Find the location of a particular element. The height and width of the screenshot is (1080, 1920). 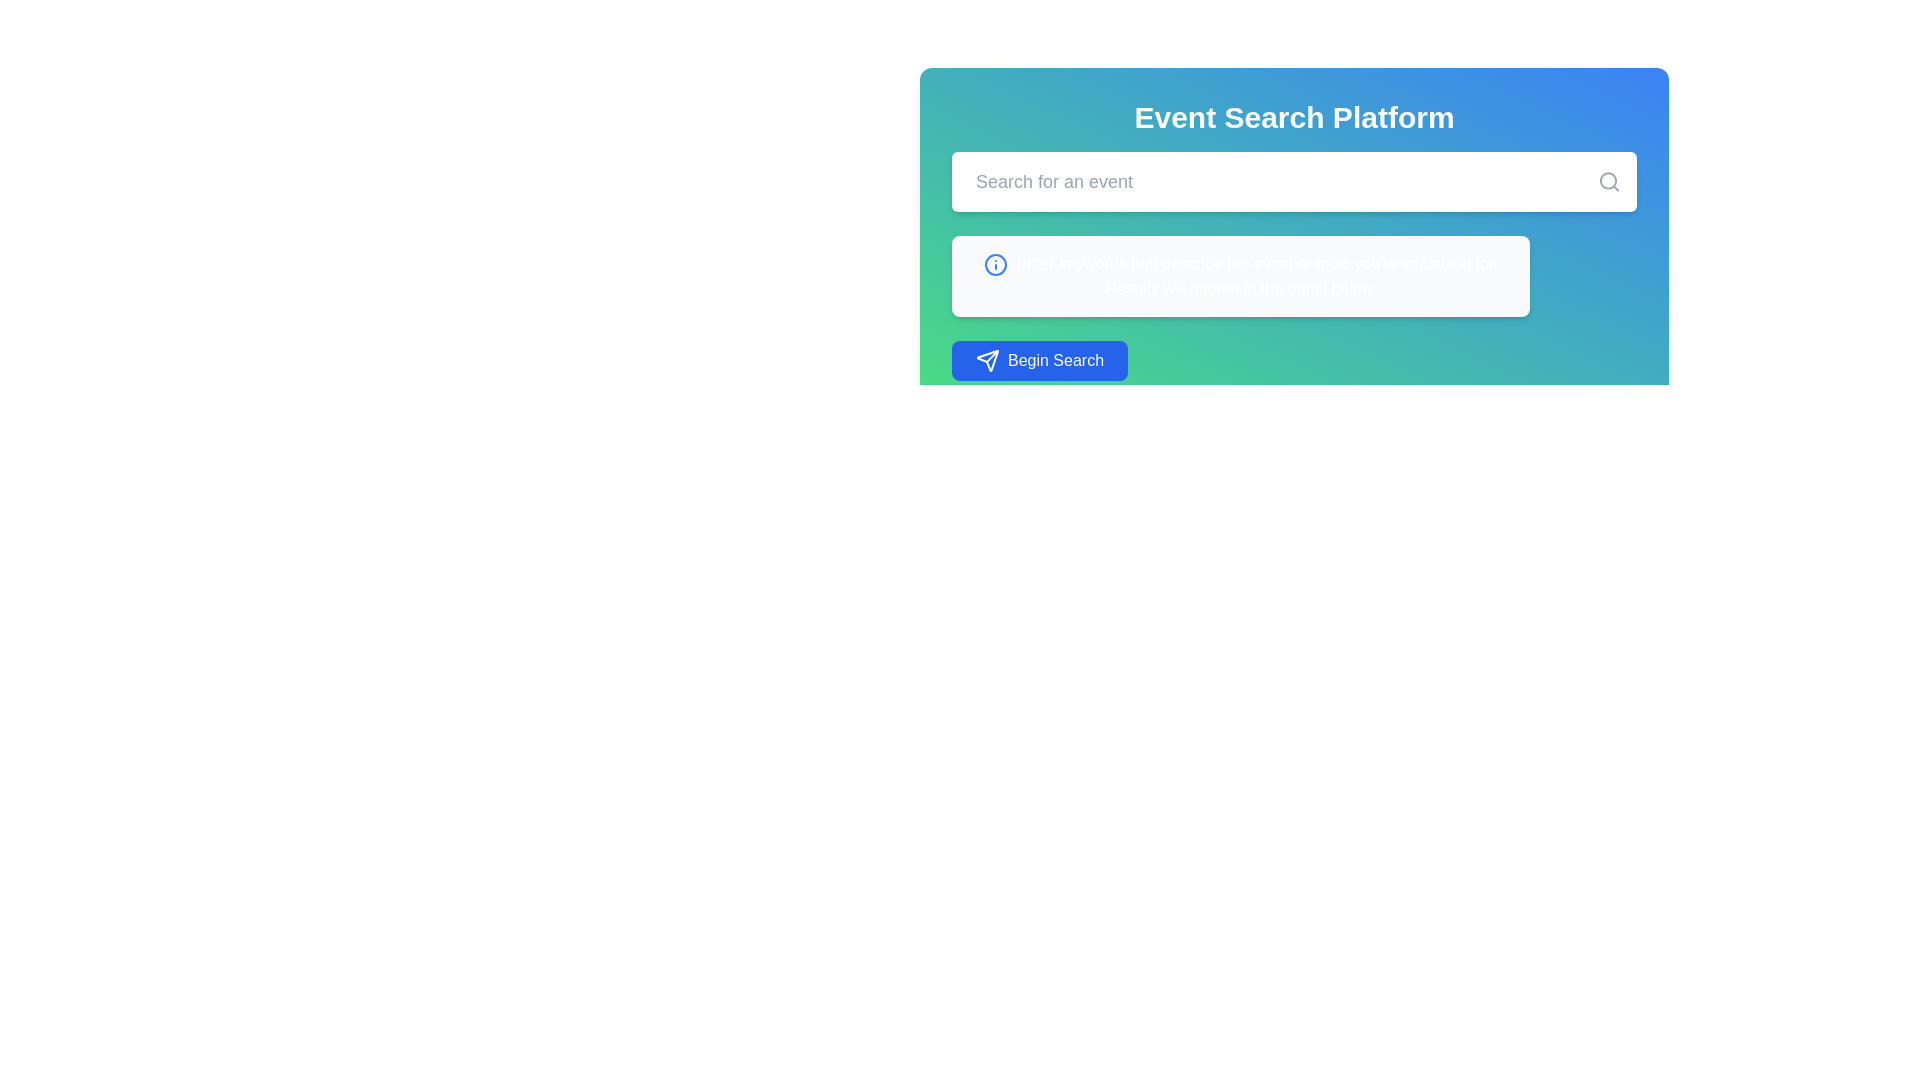

the 'Begin Search' button, which is a rounded rectangle with a vivid blue background and white text is located at coordinates (1040, 360).